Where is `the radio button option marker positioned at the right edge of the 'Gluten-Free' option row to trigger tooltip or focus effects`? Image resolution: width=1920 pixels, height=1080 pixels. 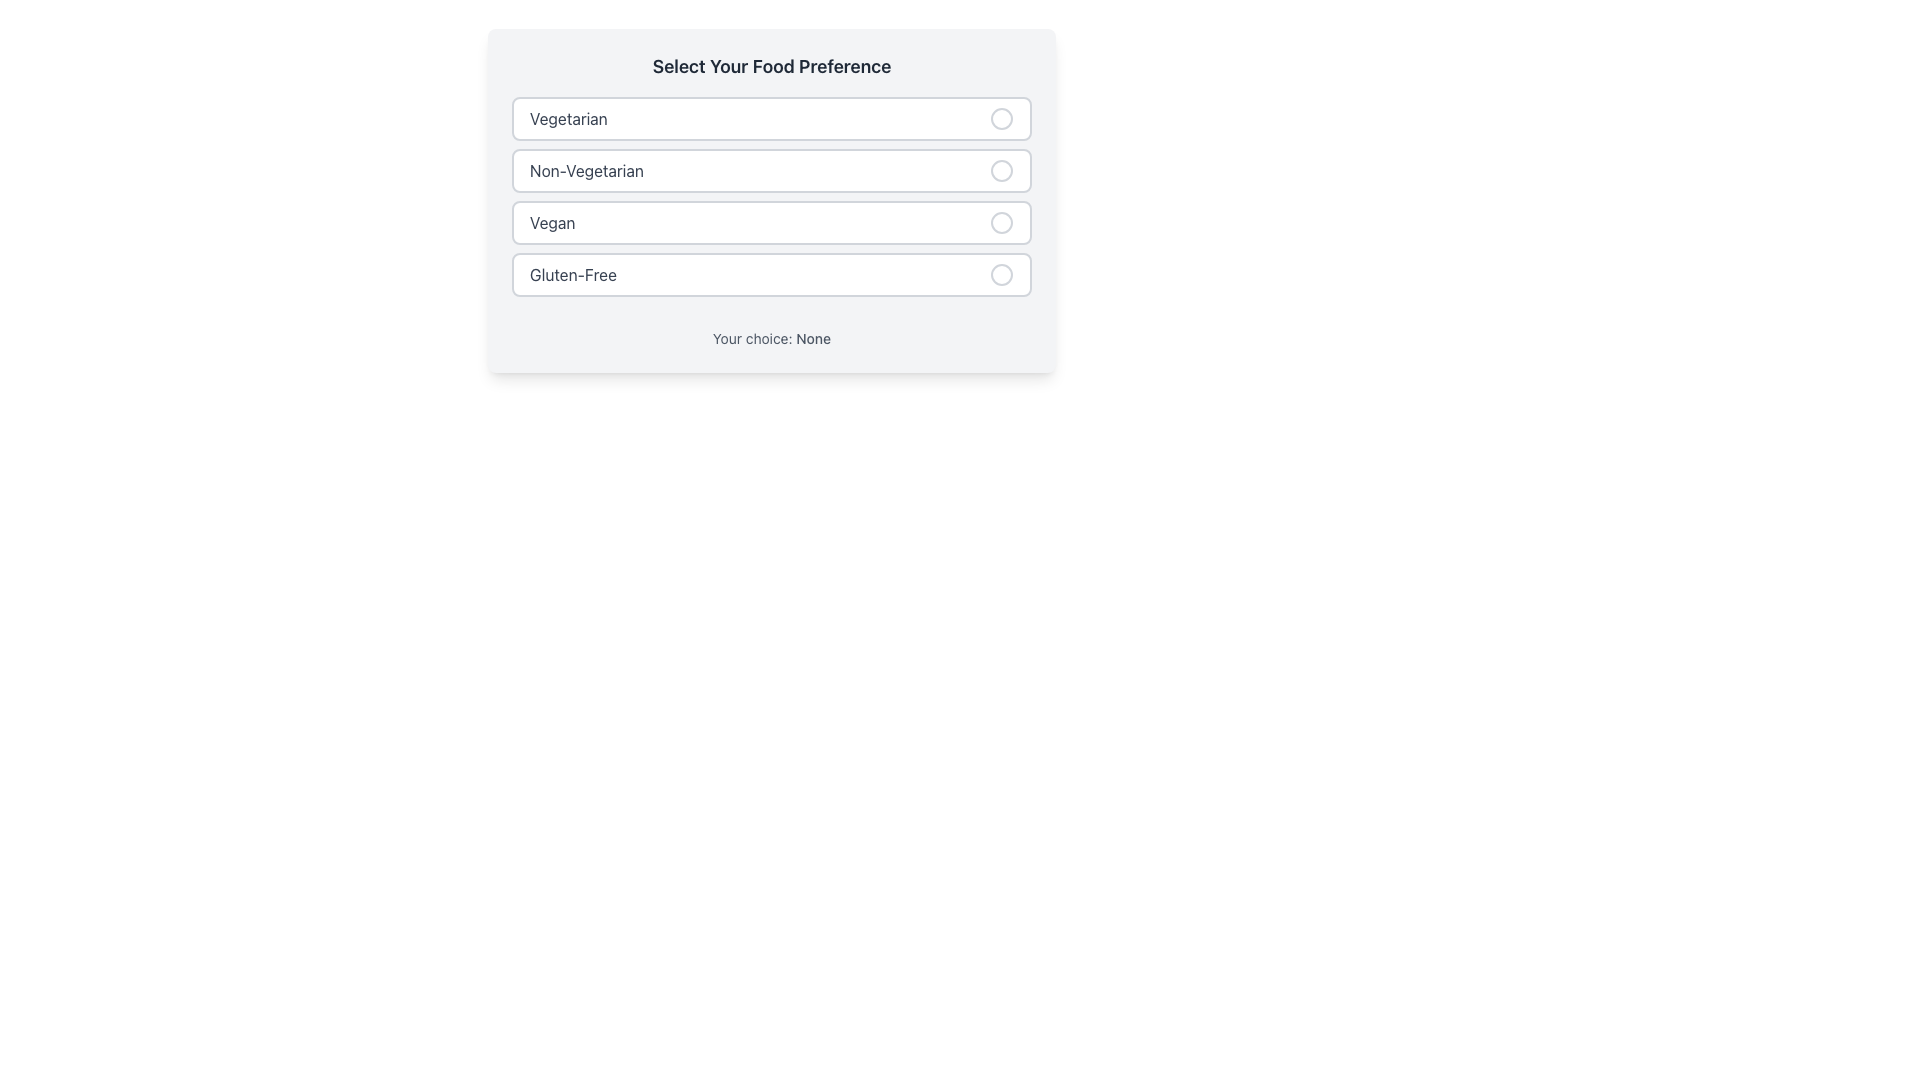 the radio button option marker positioned at the right edge of the 'Gluten-Free' option row to trigger tooltip or focus effects is located at coordinates (1002, 274).